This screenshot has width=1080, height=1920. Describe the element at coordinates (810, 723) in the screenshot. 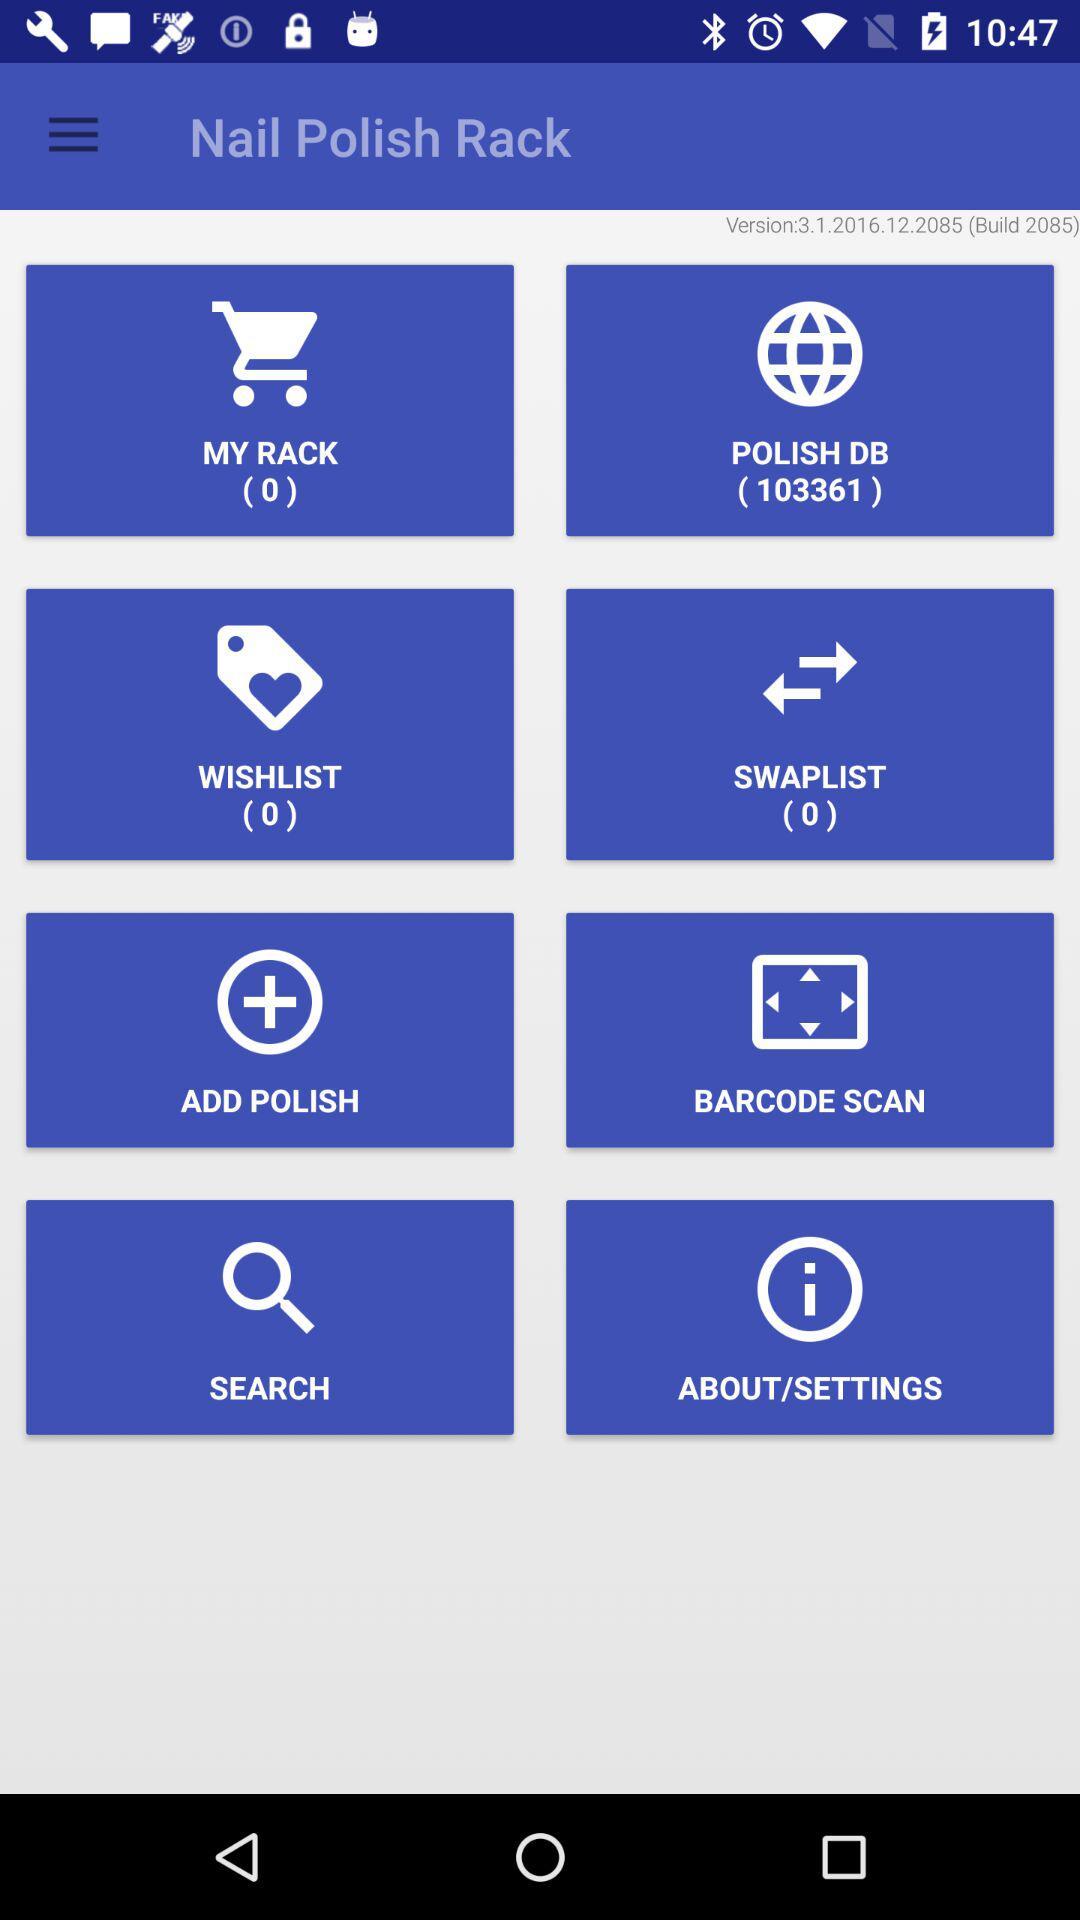

I see `swaplist` at that location.